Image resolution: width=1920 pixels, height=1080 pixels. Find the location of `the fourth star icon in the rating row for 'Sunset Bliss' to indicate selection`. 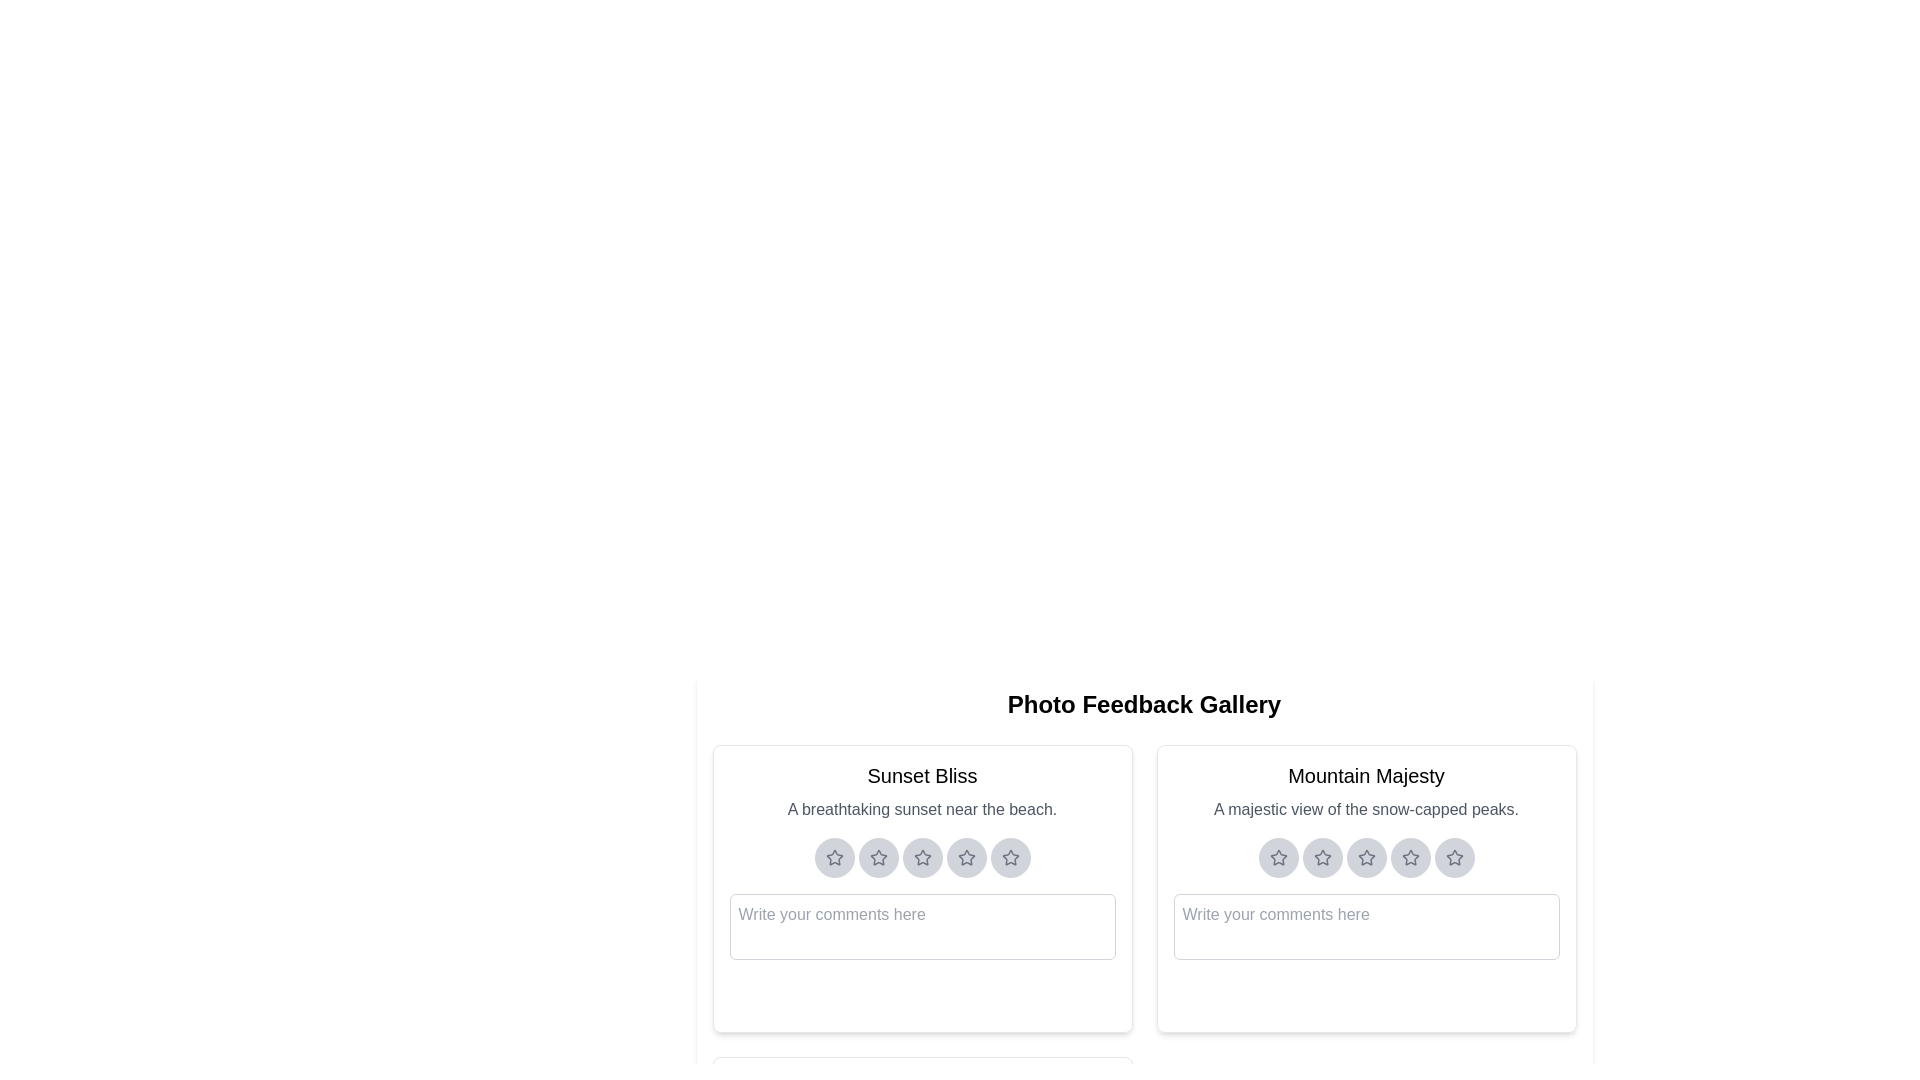

the fourth star icon in the rating row for 'Sunset Bliss' to indicate selection is located at coordinates (966, 856).